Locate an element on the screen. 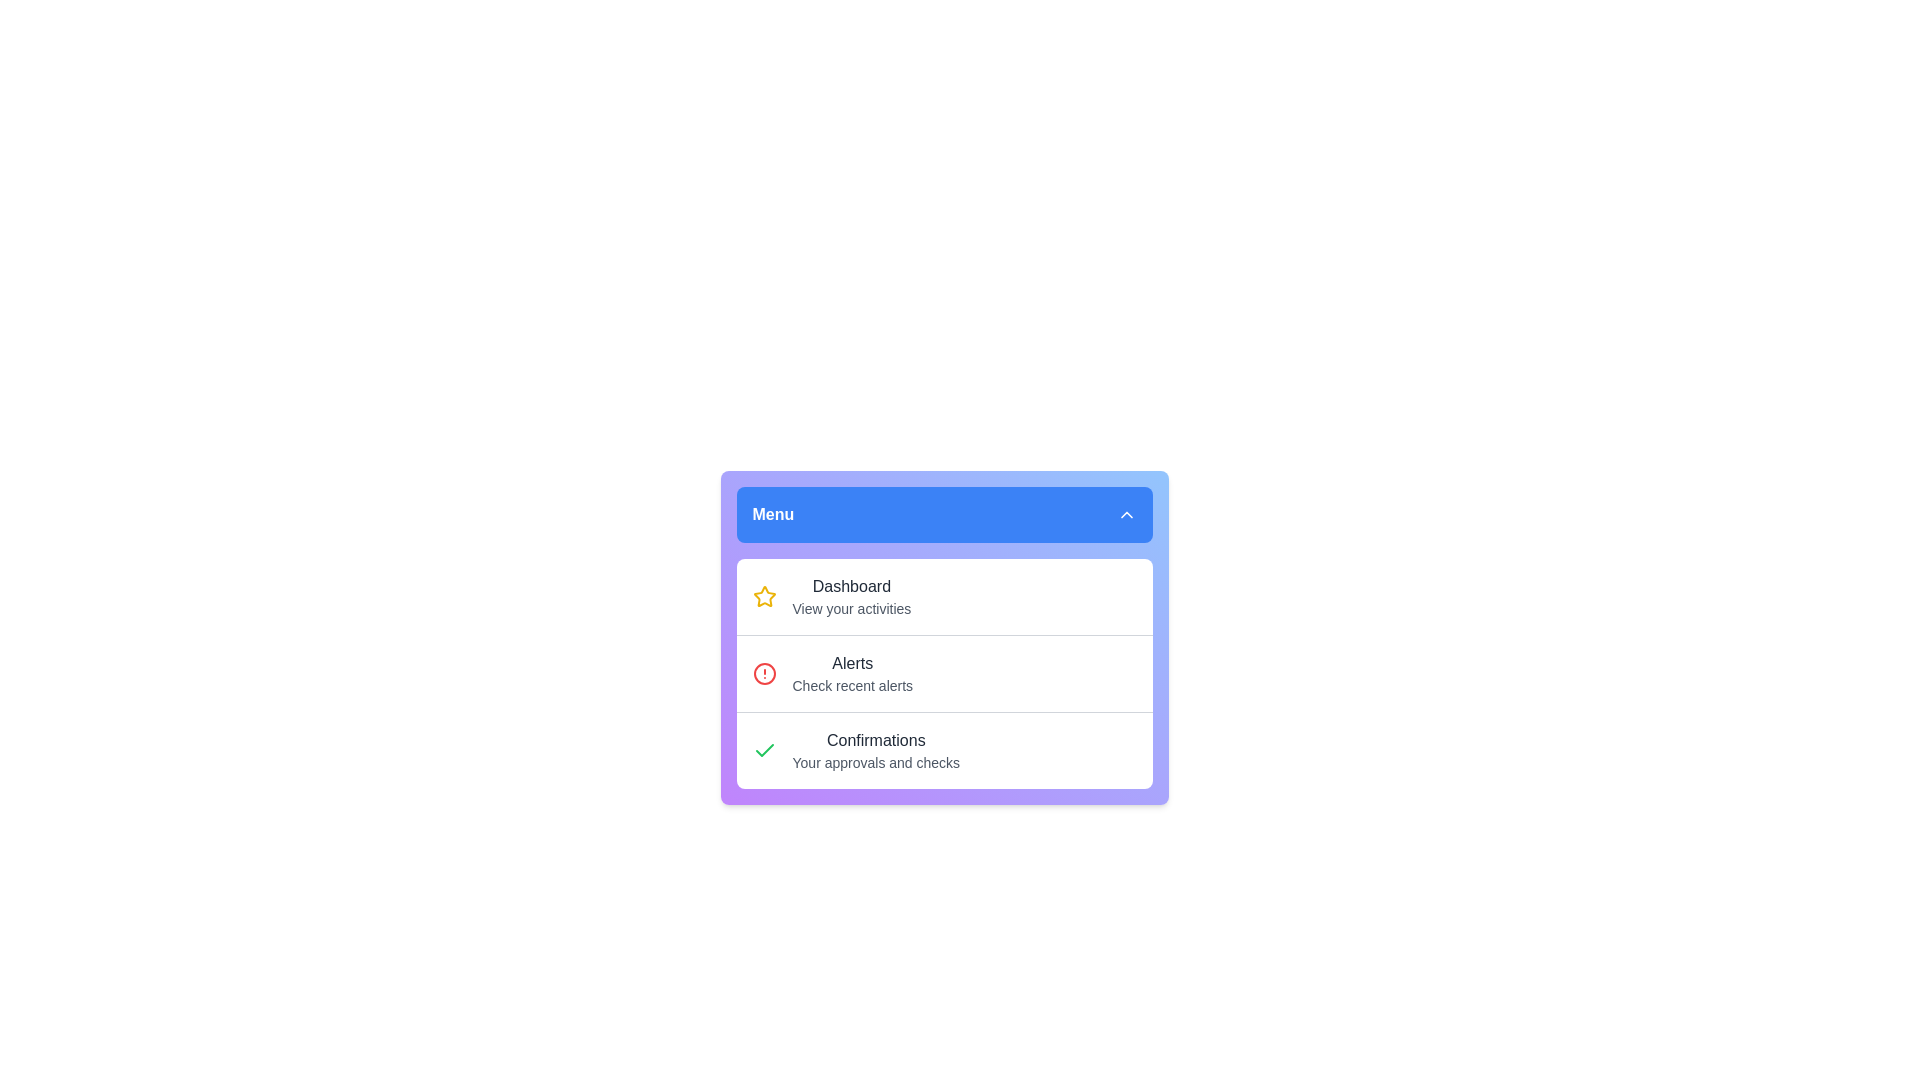 The width and height of the screenshot is (1920, 1080). the checkmark icon indicating the confirmed status in the 'Confirmations' list item, which is positioned to the far-left before the textual content is located at coordinates (763, 751).